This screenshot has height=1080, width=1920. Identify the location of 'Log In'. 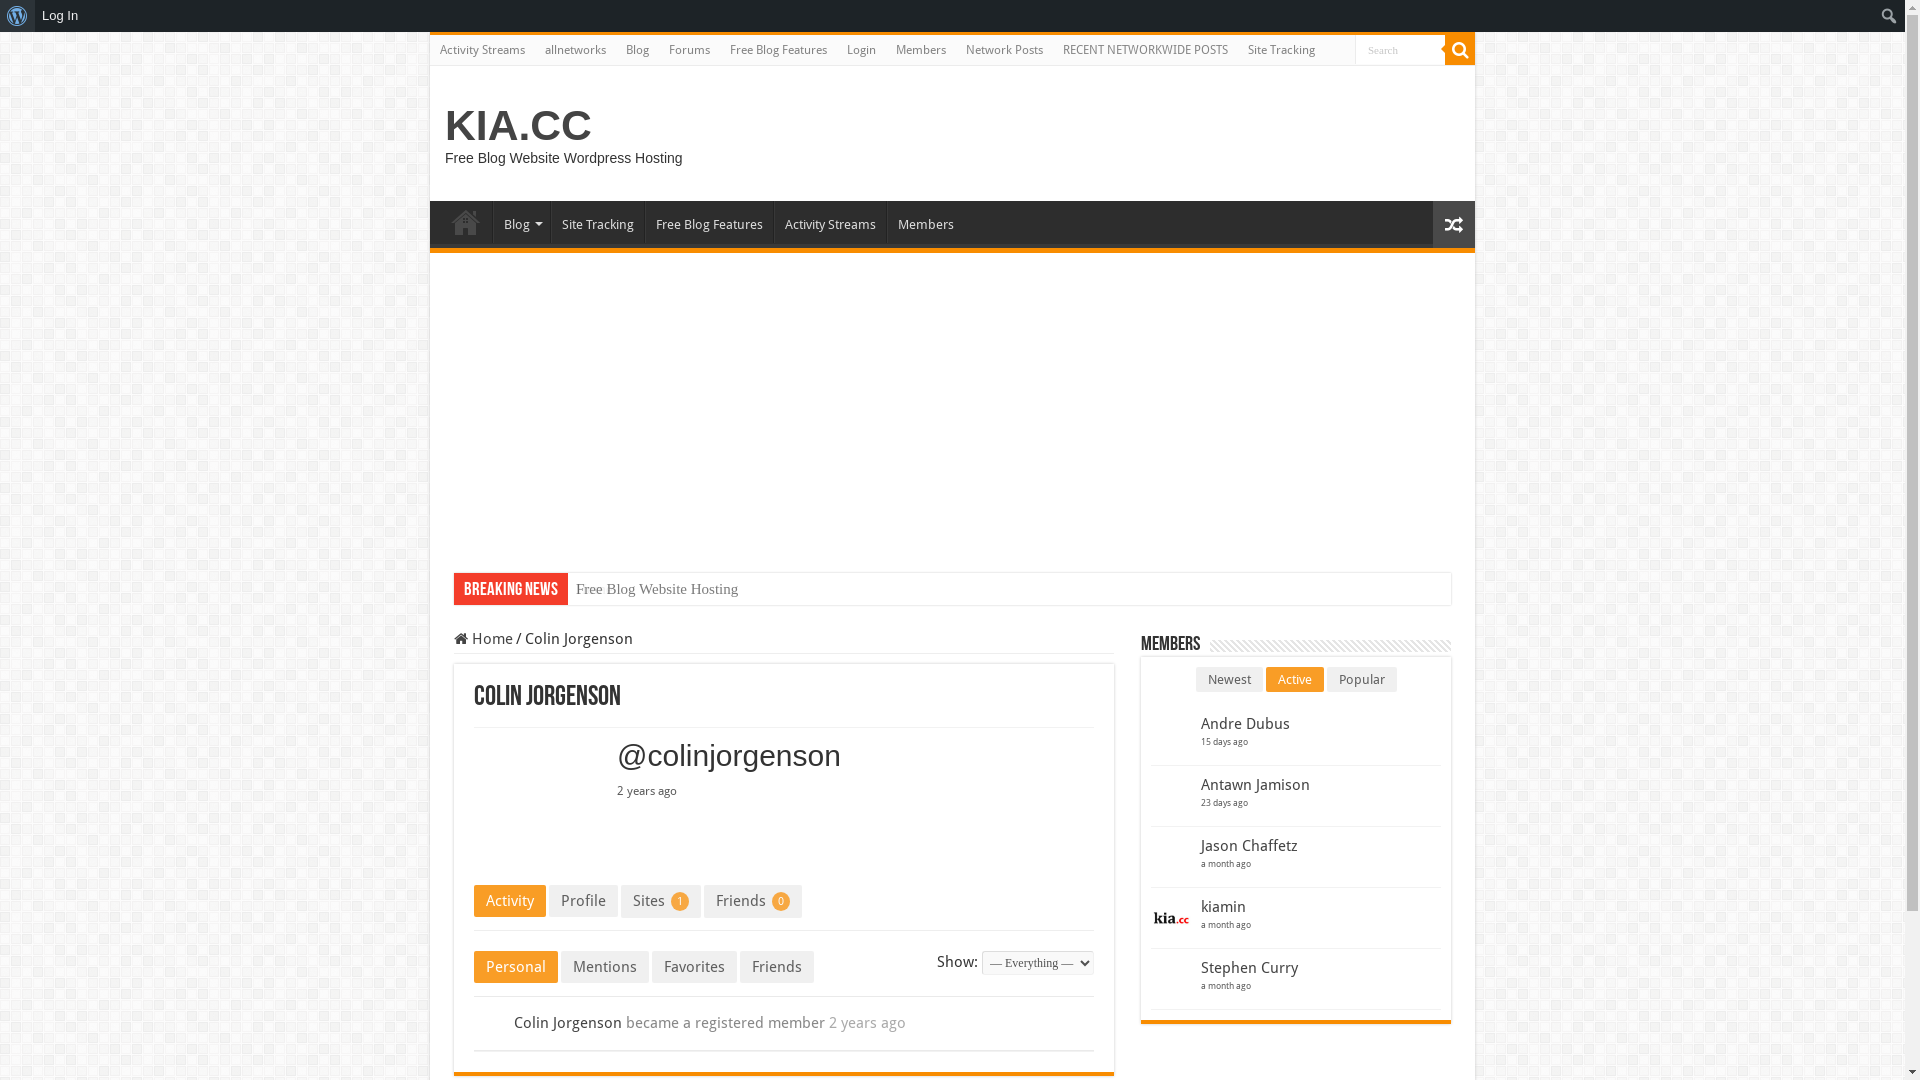
(60, 15).